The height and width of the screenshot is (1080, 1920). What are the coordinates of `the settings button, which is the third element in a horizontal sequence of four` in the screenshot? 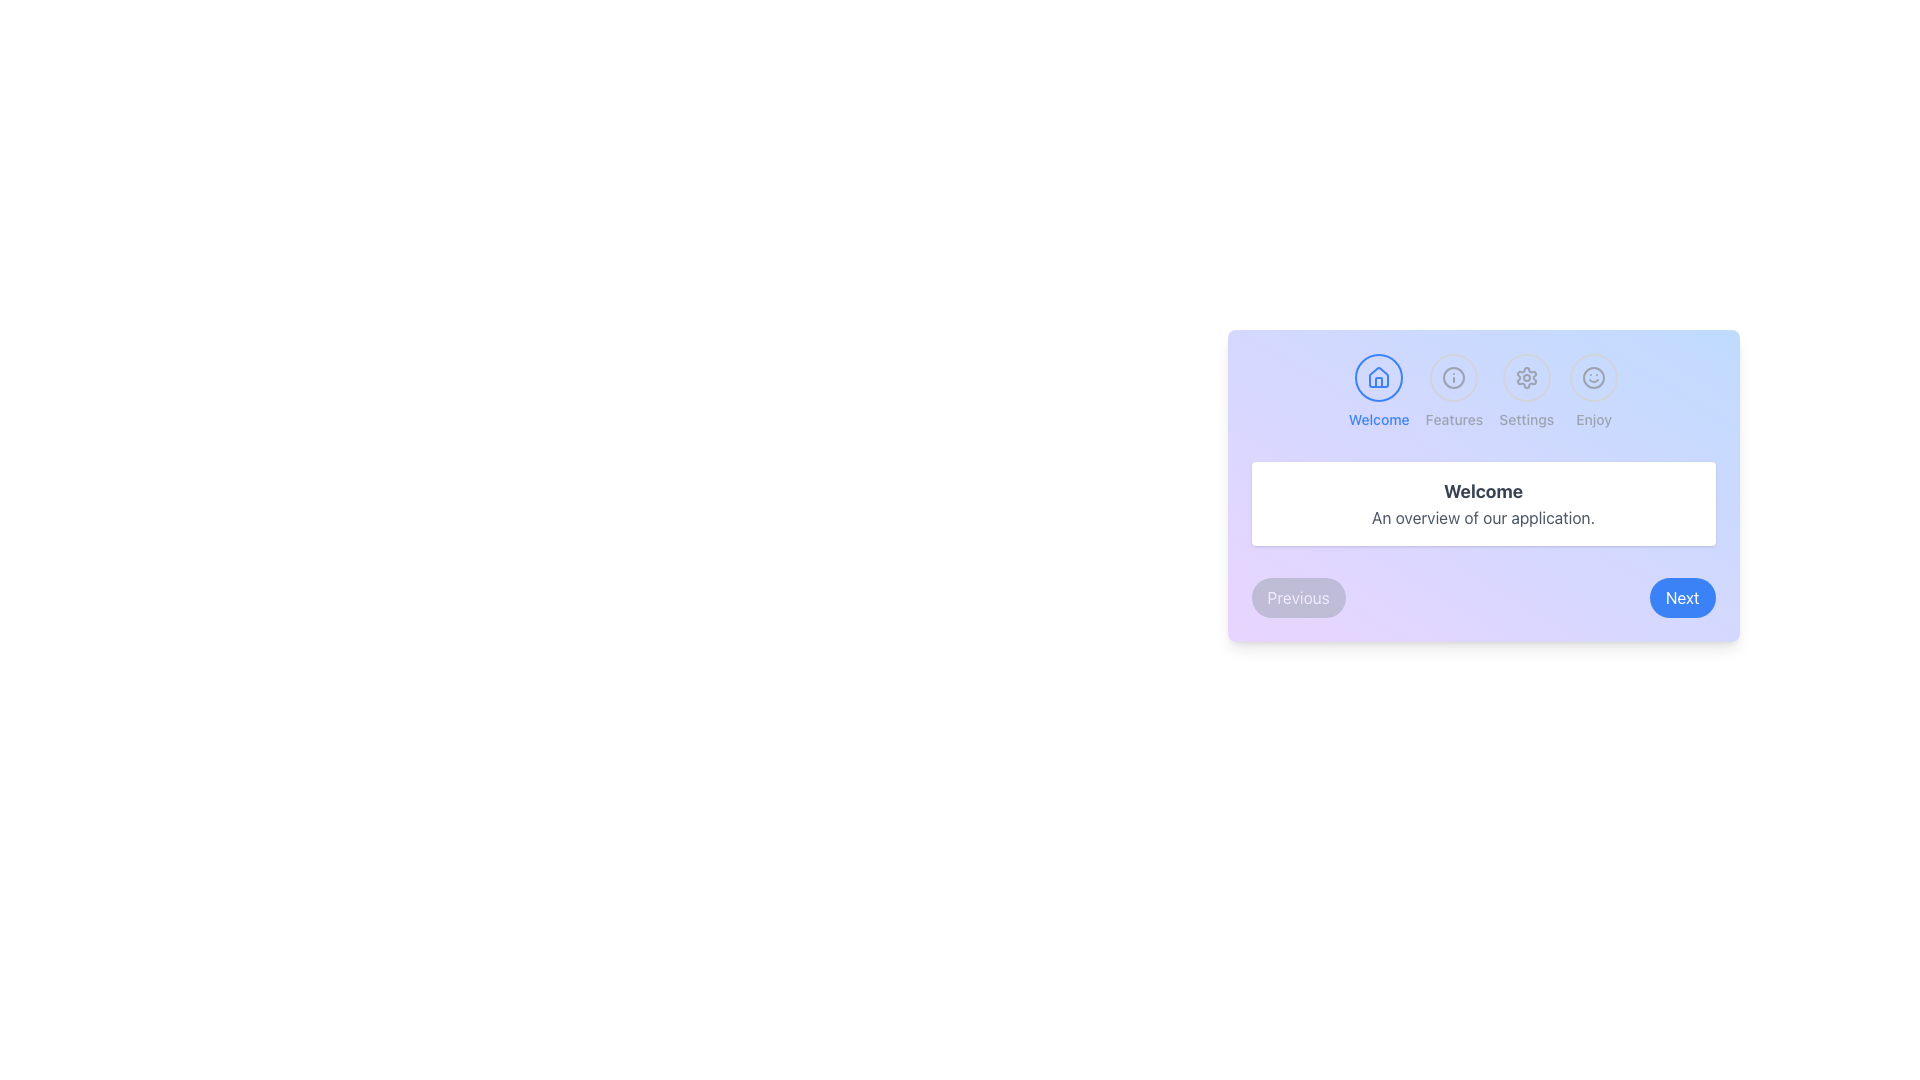 It's located at (1525, 392).